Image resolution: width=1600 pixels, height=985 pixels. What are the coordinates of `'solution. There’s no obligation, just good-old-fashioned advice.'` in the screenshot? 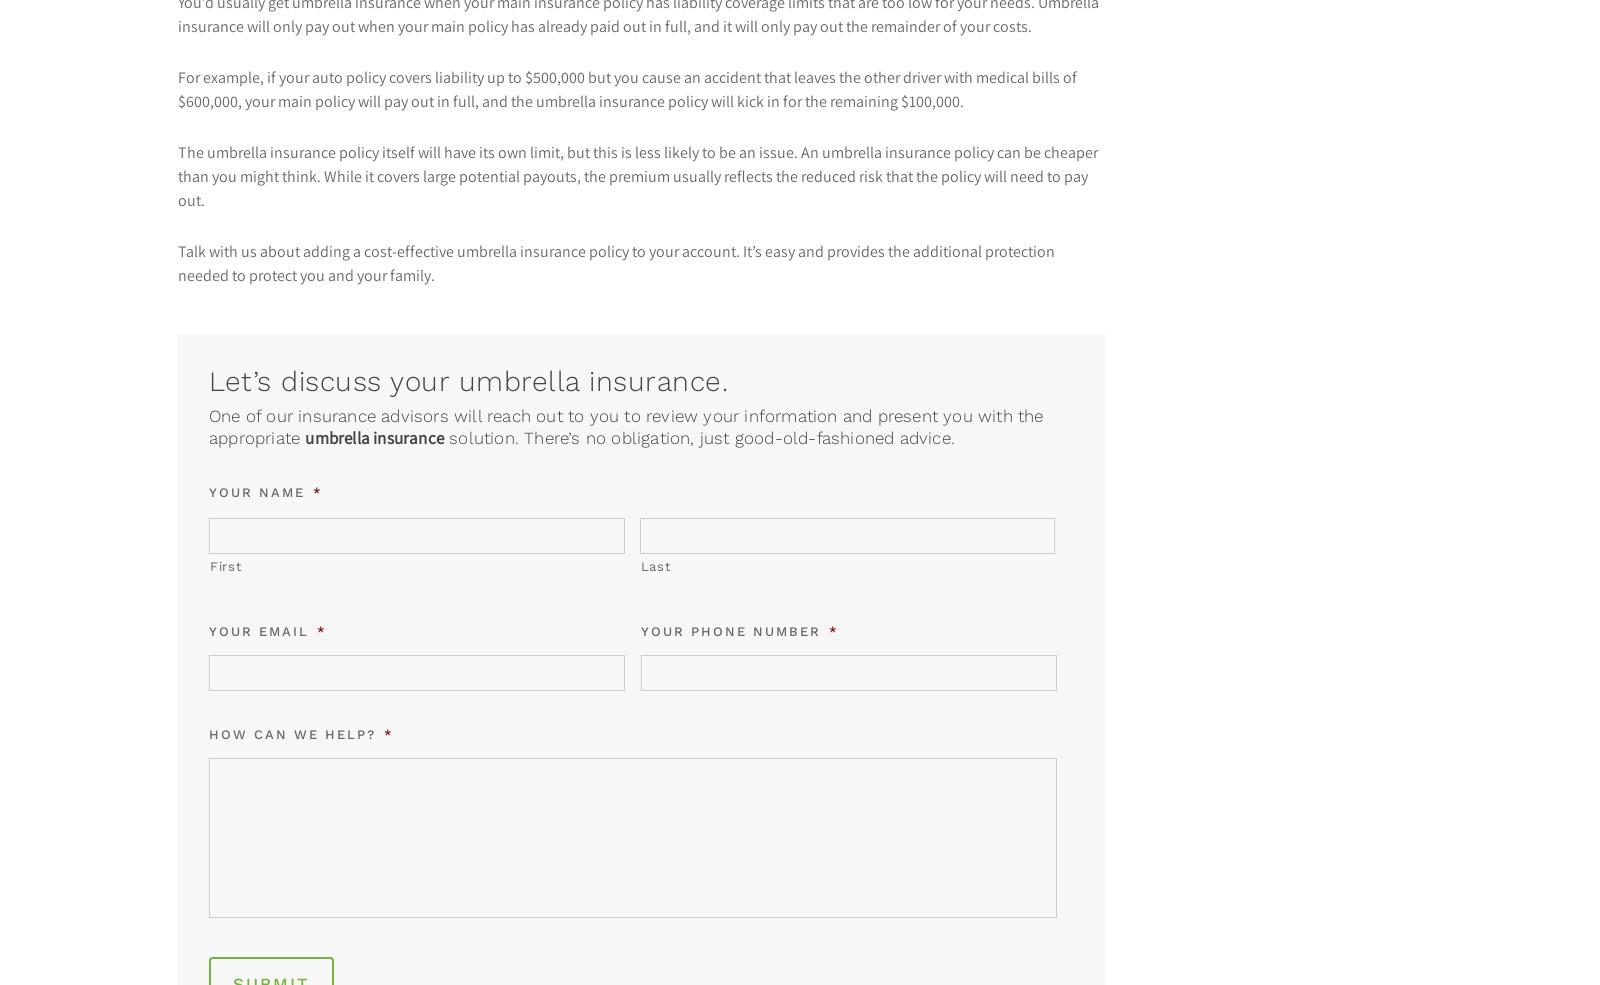 It's located at (699, 437).